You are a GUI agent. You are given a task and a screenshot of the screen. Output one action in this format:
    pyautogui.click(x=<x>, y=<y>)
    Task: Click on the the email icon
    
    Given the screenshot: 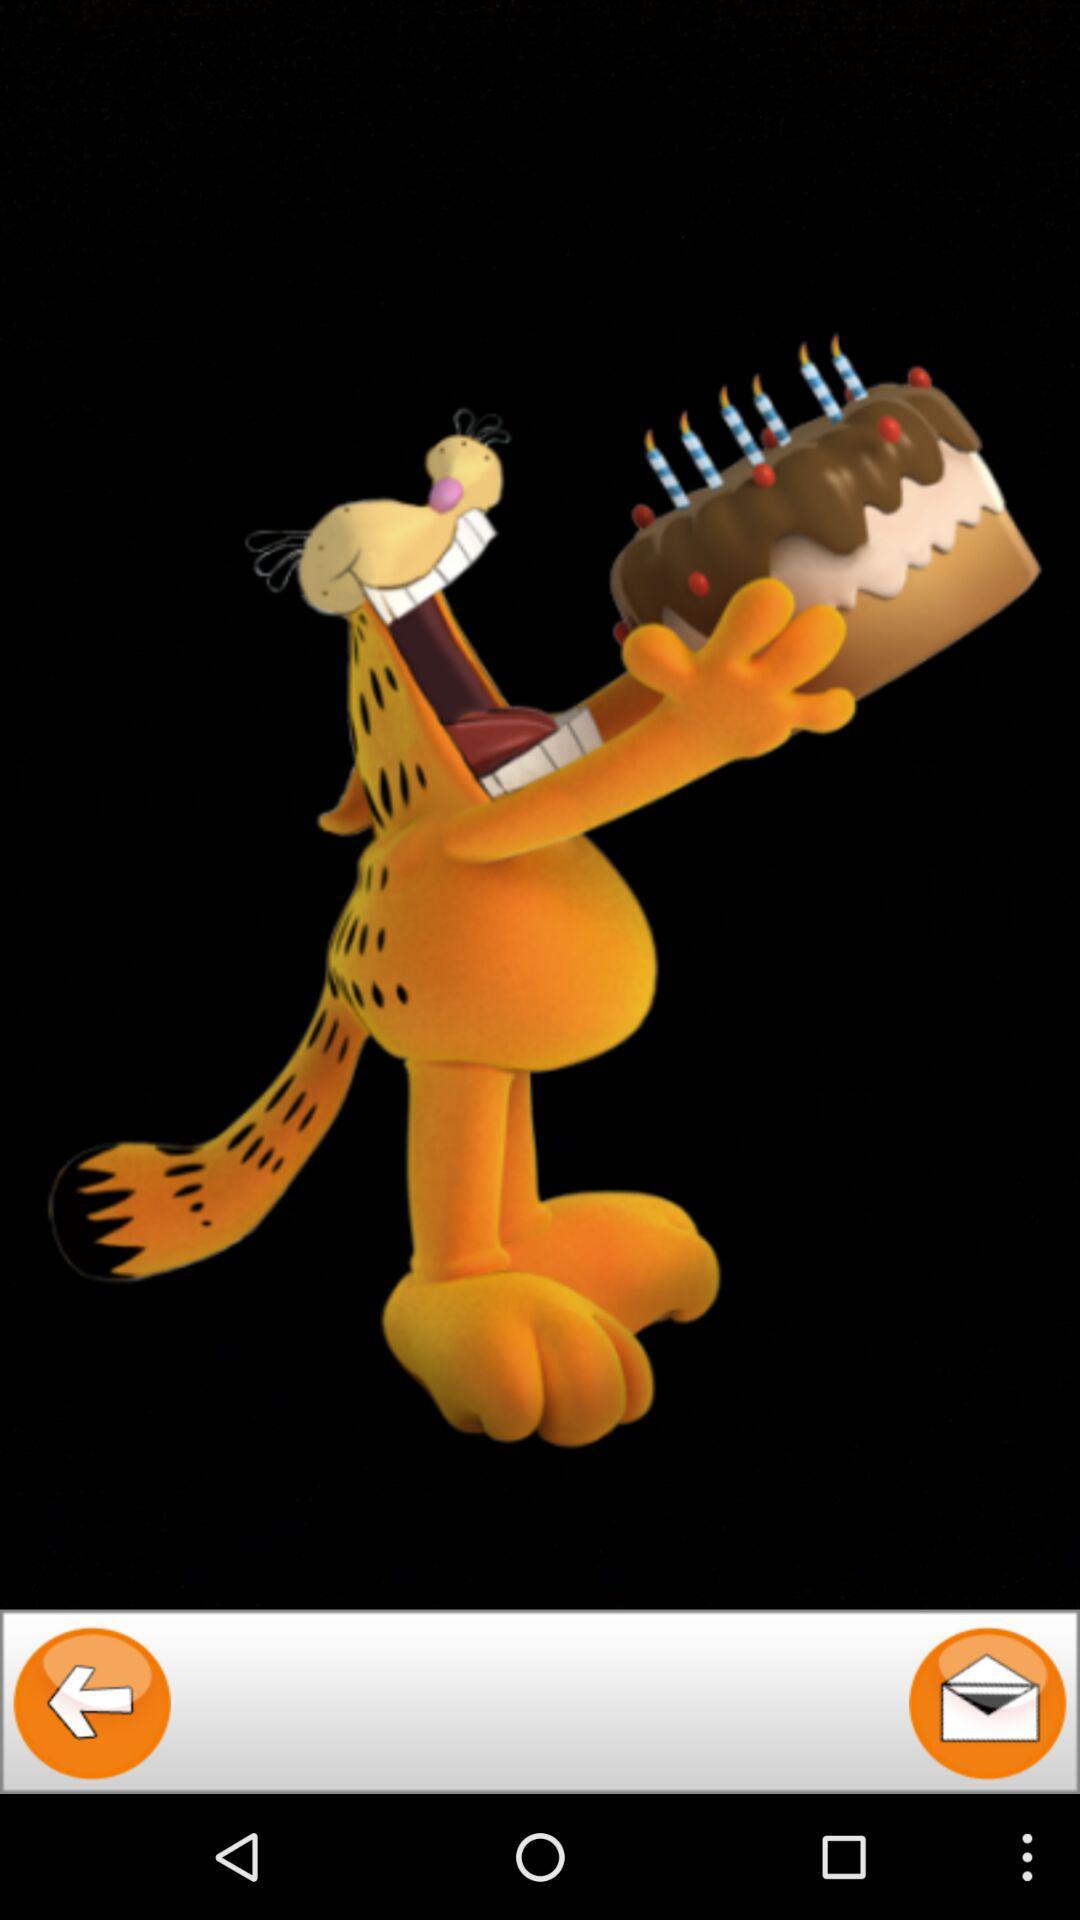 What is the action you would take?
    pyautogui.click(x=986, y=1821)
    